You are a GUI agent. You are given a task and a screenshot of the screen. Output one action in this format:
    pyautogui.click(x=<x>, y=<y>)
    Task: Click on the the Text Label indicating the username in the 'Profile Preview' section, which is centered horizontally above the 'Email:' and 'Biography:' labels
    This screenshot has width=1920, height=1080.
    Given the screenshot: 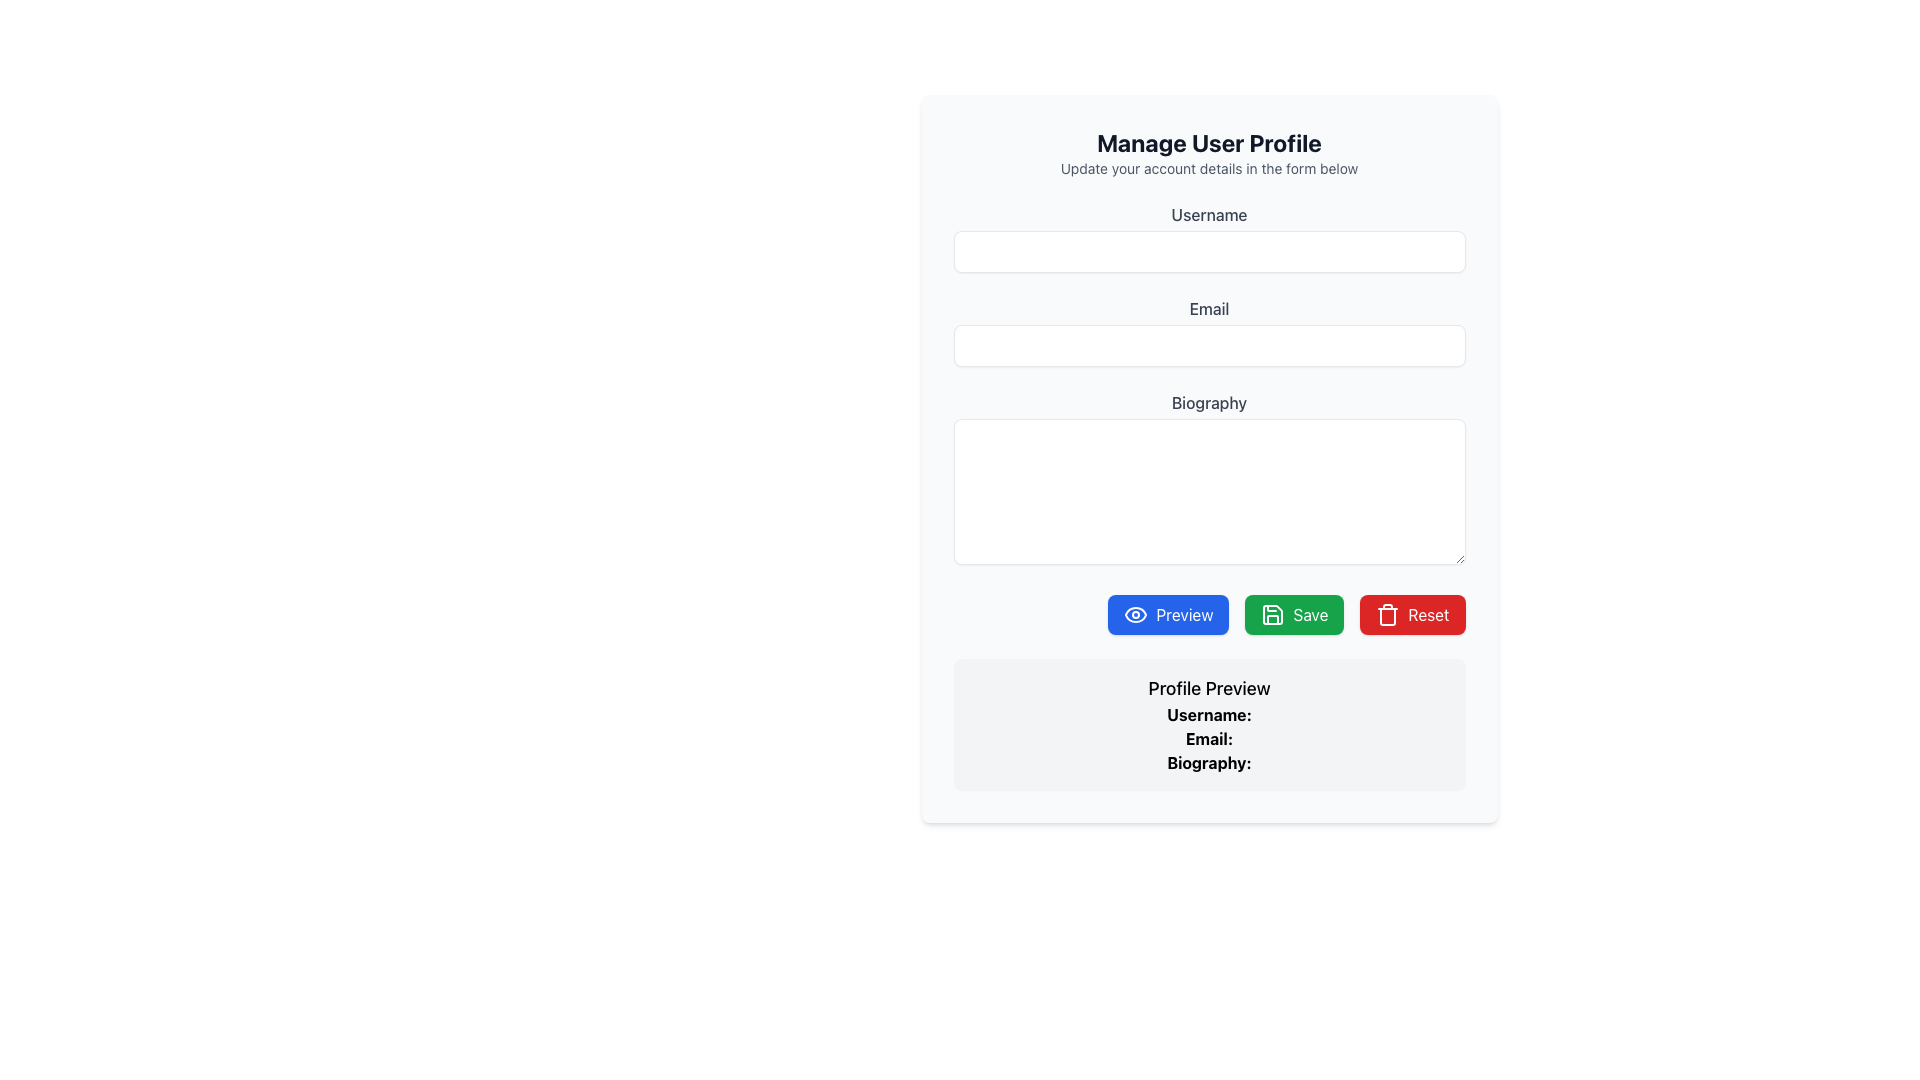 What is the action you would take?
    pyautogui.click(x=1208, y=713)
    